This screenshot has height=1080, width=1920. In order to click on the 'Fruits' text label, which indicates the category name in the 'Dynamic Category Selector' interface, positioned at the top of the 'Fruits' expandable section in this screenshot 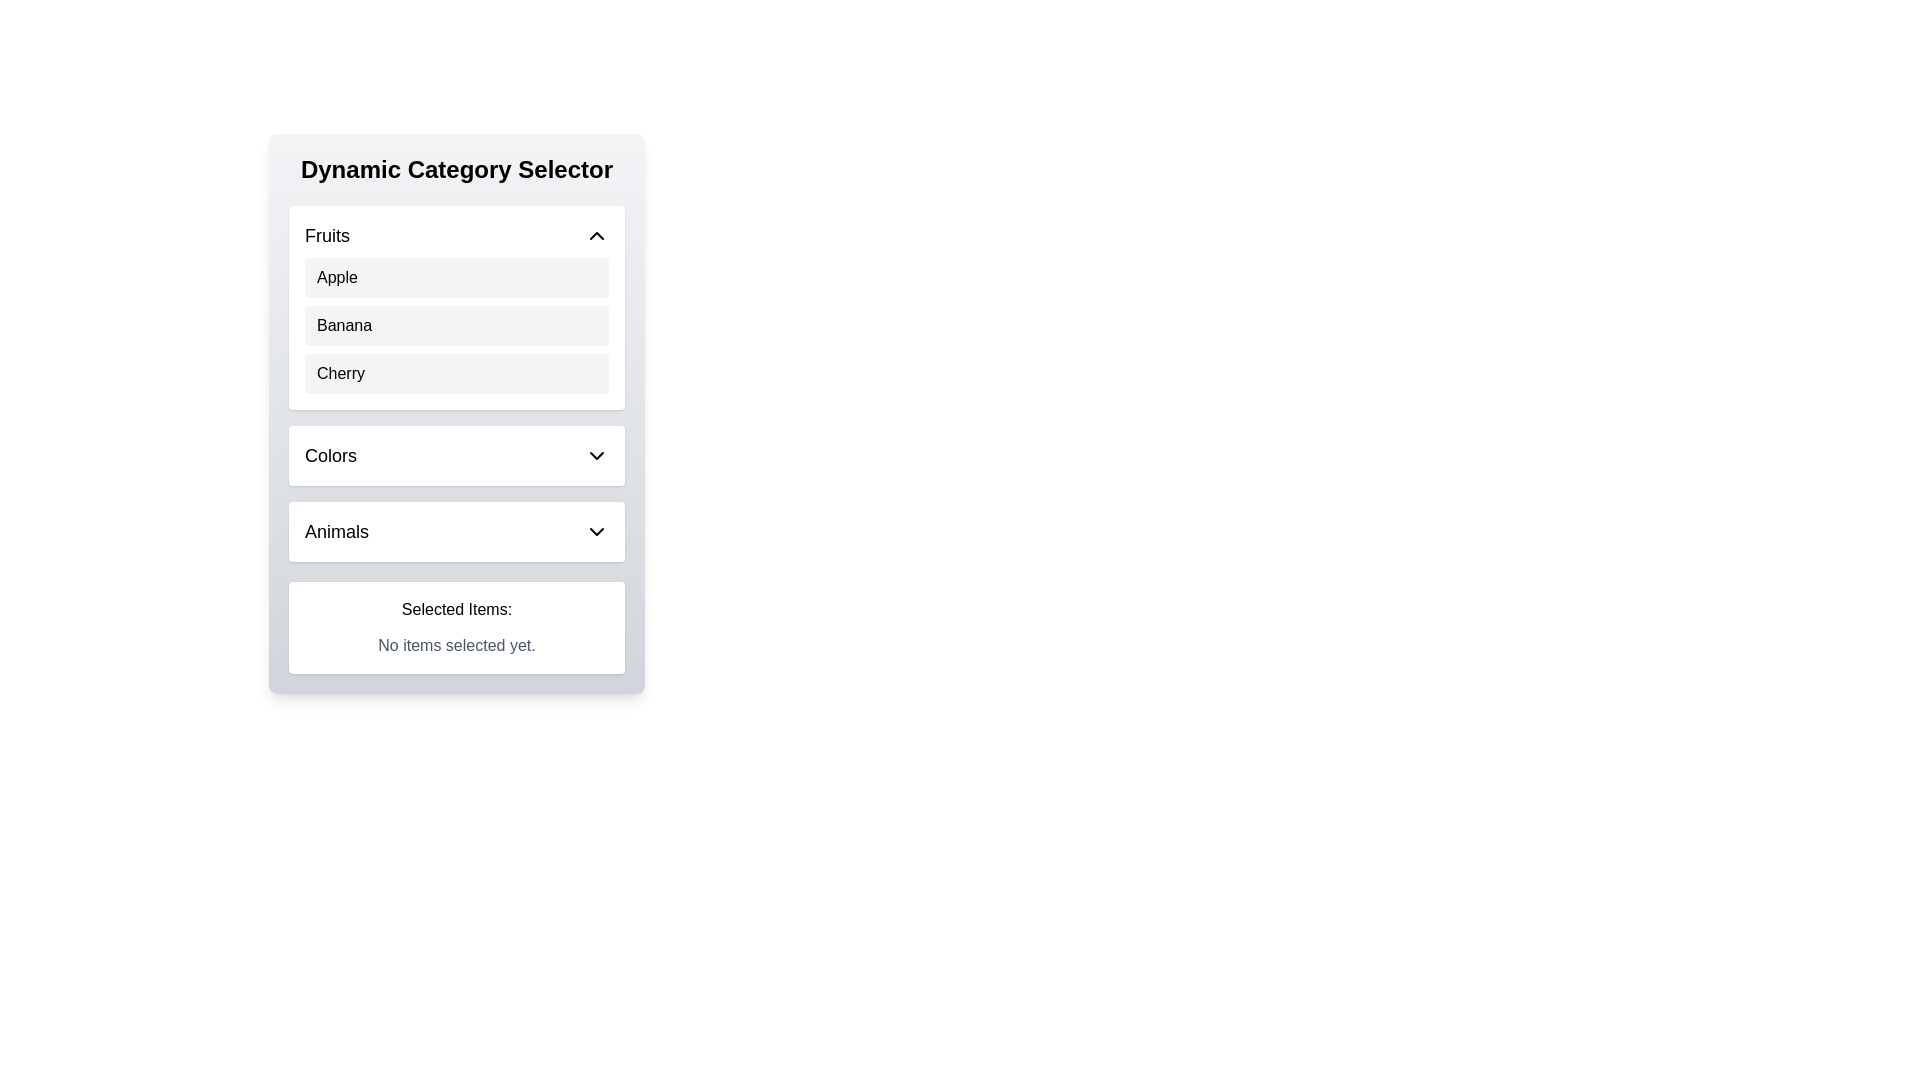, I will do `click(327, 234)`.